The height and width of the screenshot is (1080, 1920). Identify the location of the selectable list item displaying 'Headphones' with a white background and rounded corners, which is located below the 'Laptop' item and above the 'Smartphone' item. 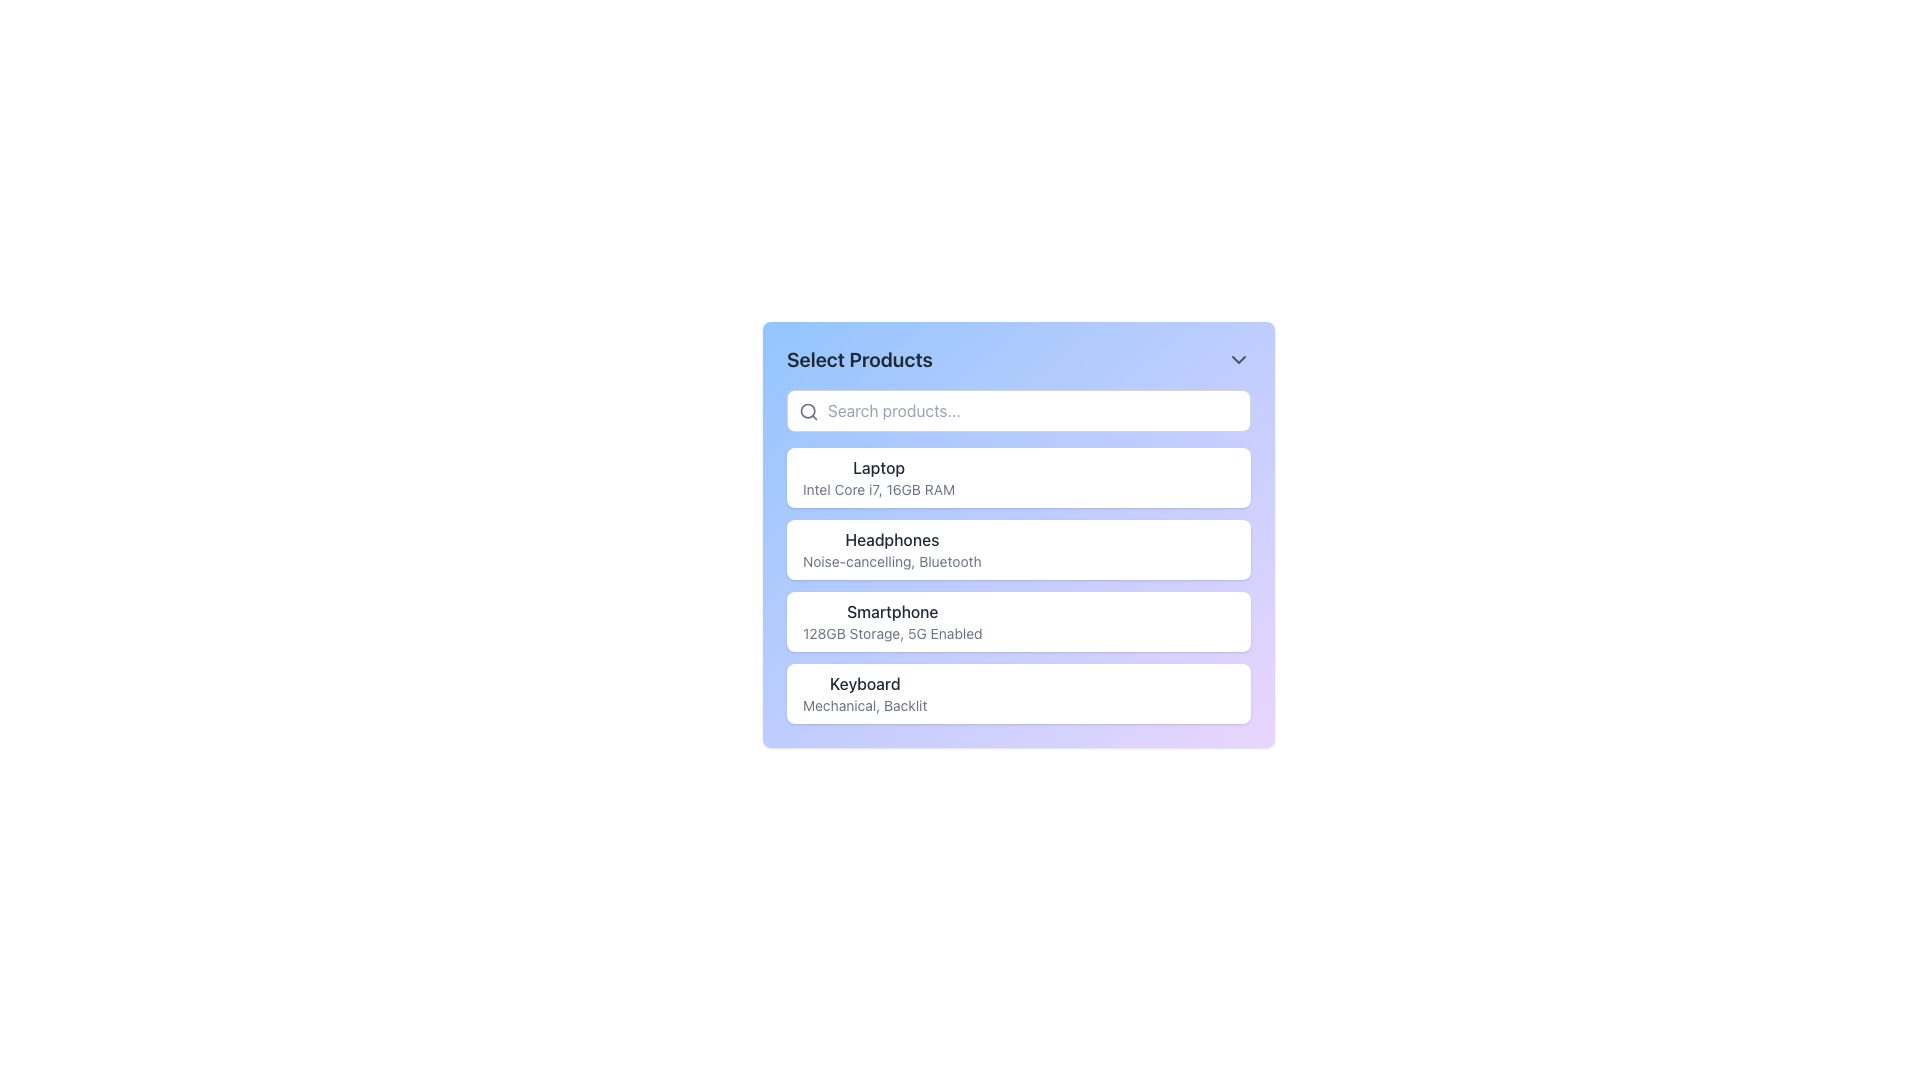
(1018, 550).